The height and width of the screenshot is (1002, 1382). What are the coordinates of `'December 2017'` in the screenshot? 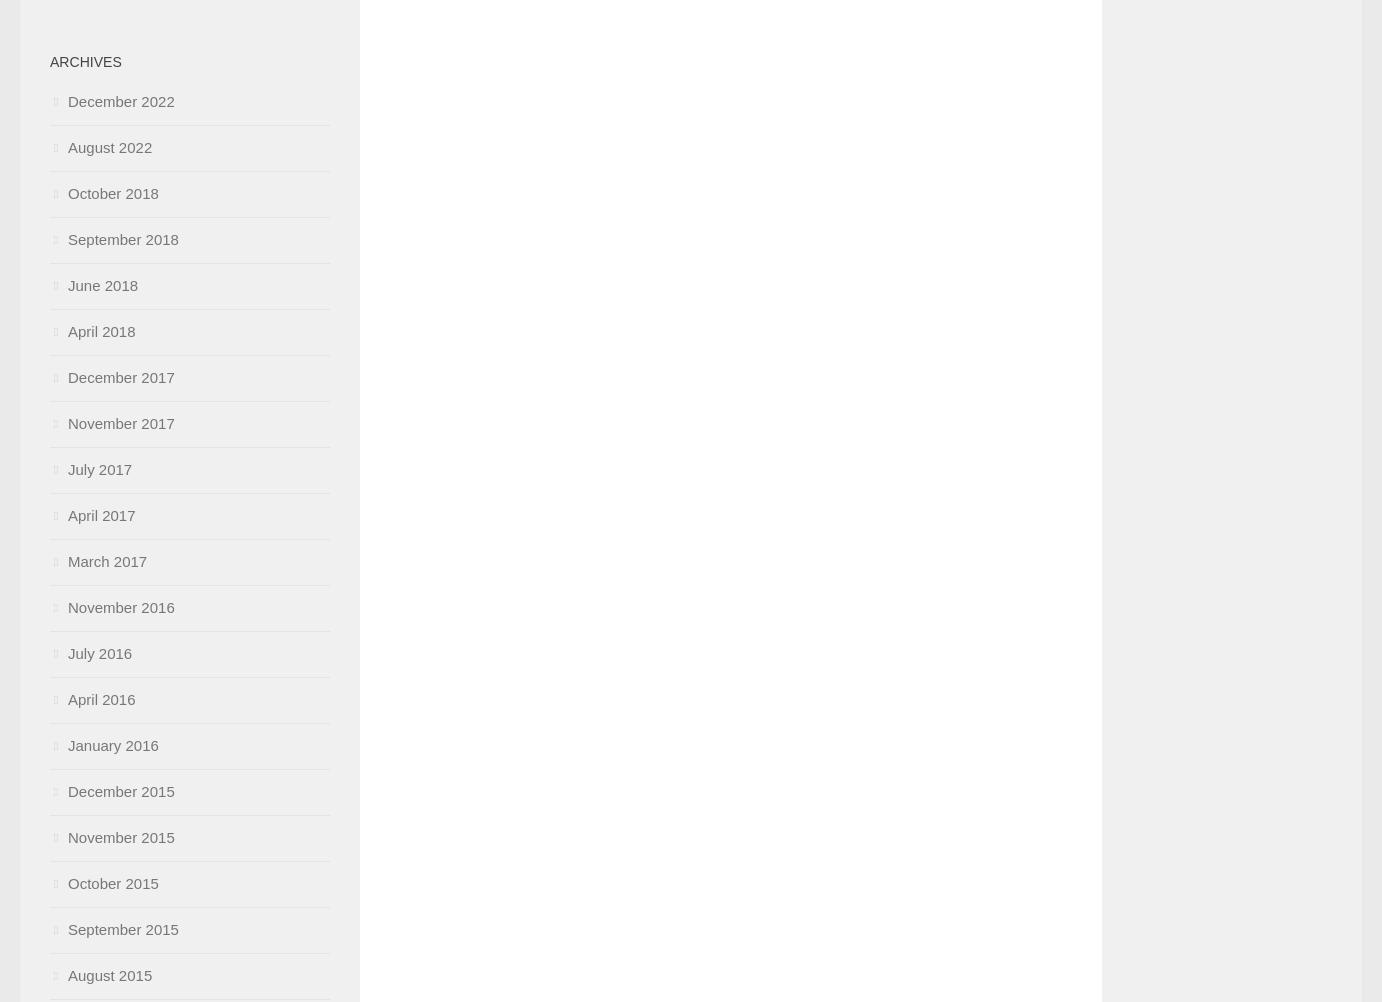 It's located at (121, 377).